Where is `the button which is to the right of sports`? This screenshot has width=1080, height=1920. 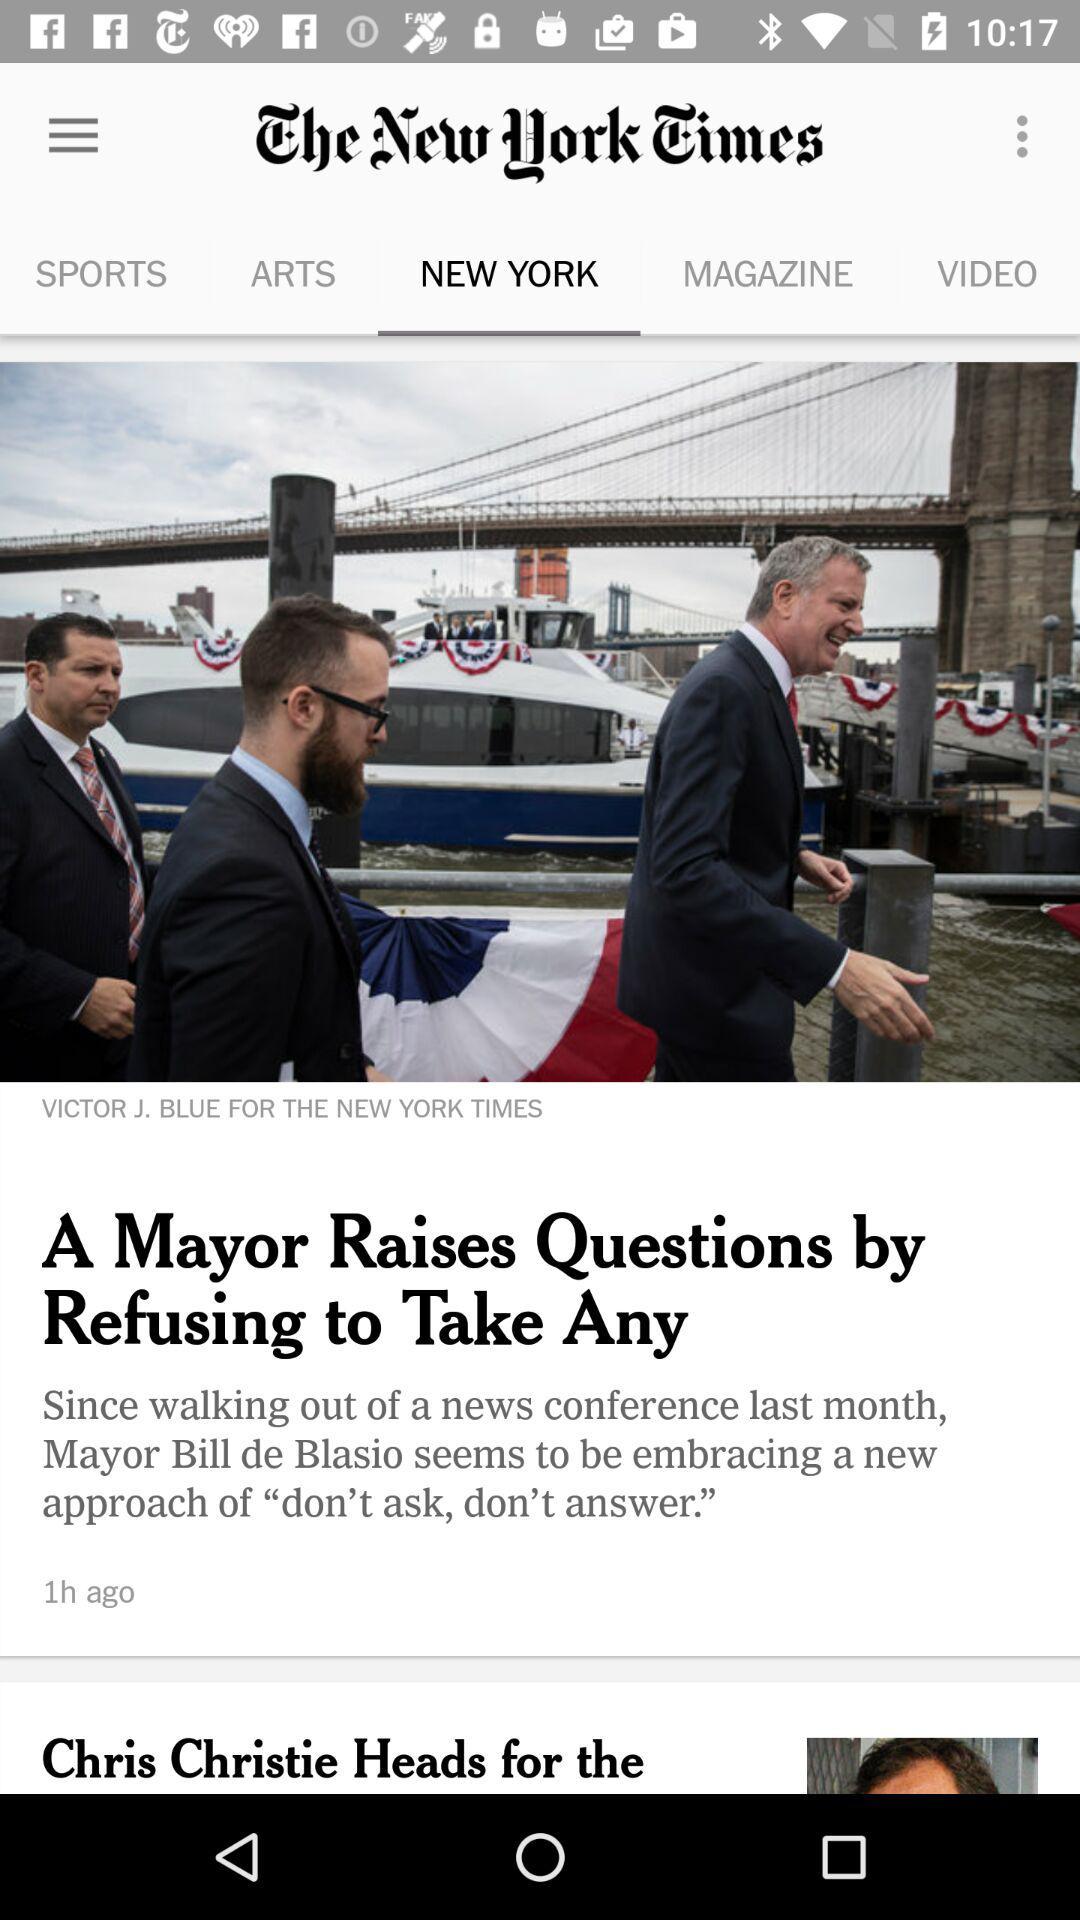 the button which is to the right of sports is located at coordinates (293, 272).